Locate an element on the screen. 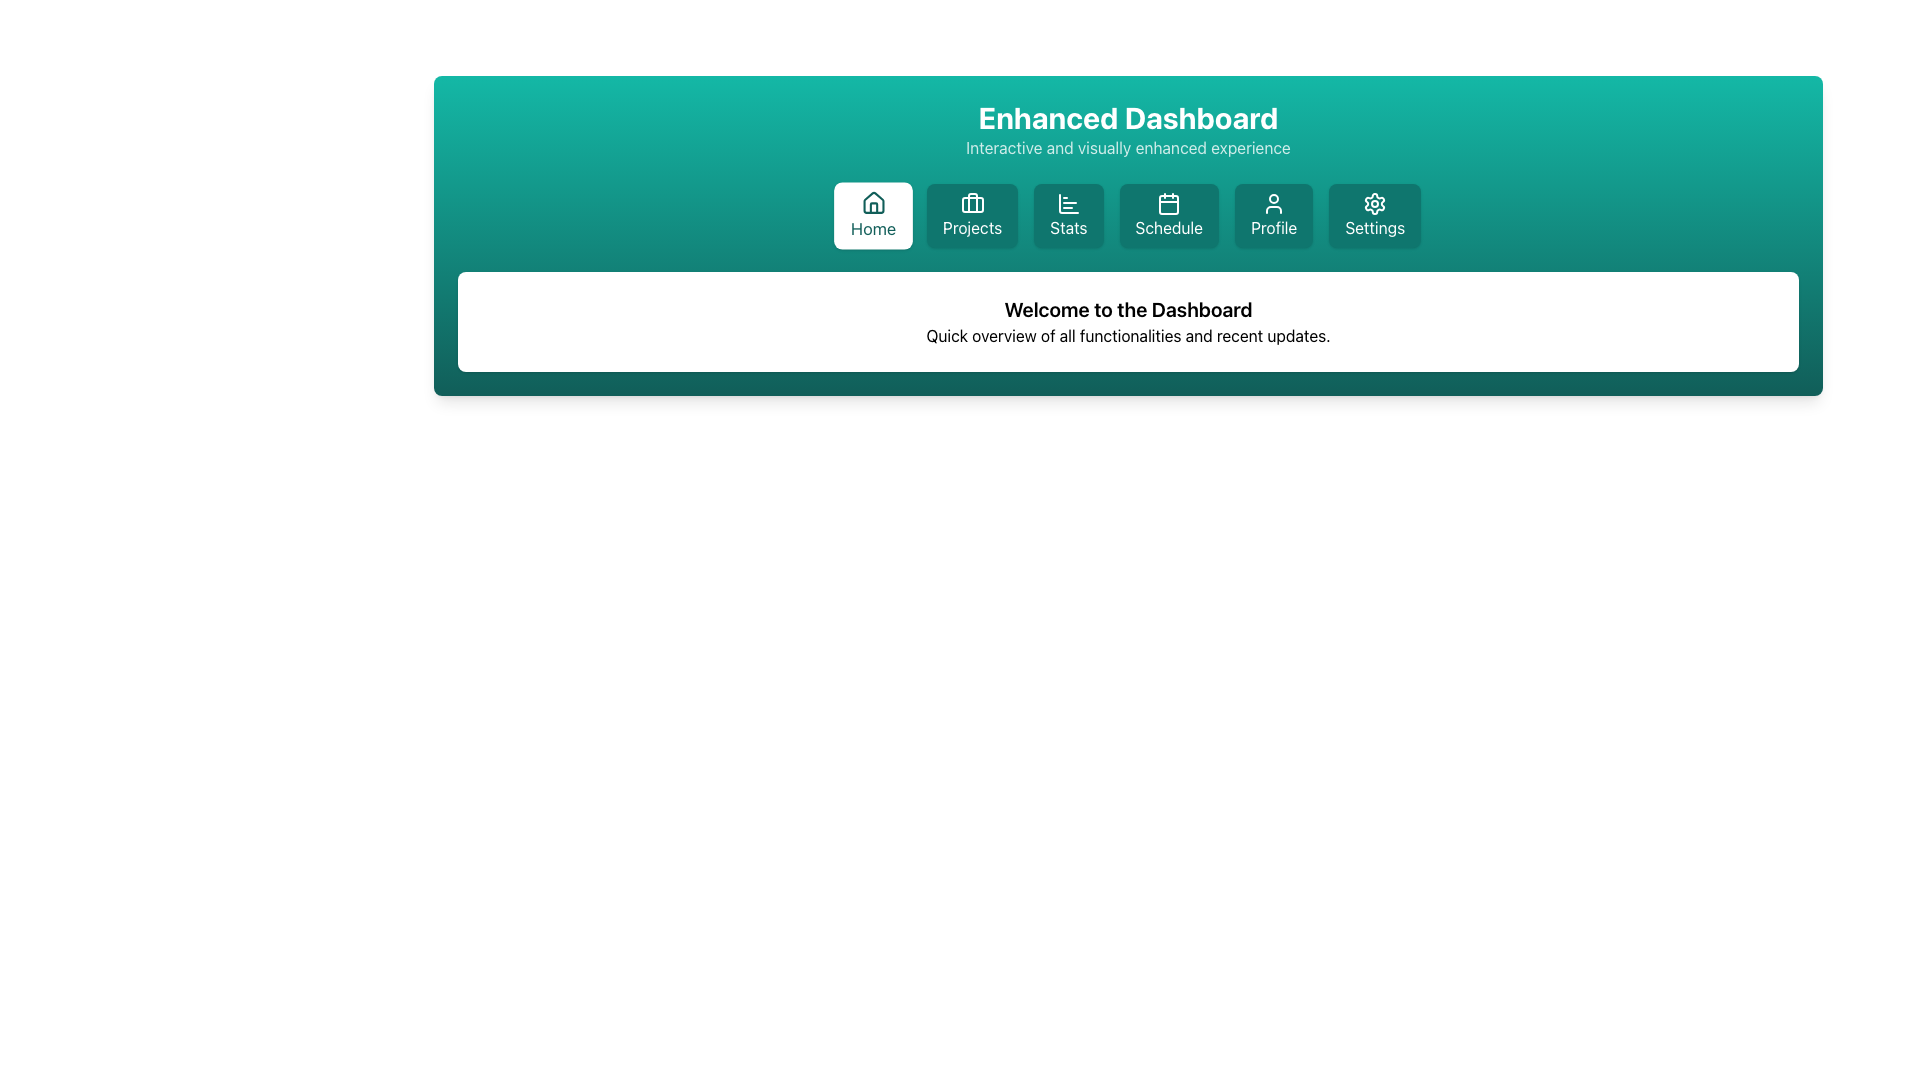  text label that identifies the navigation button leading to the 'Projects' section, located between the 'Home' and 'Stats' buttons in the top navigation bar is located at coordinates (972, 226).